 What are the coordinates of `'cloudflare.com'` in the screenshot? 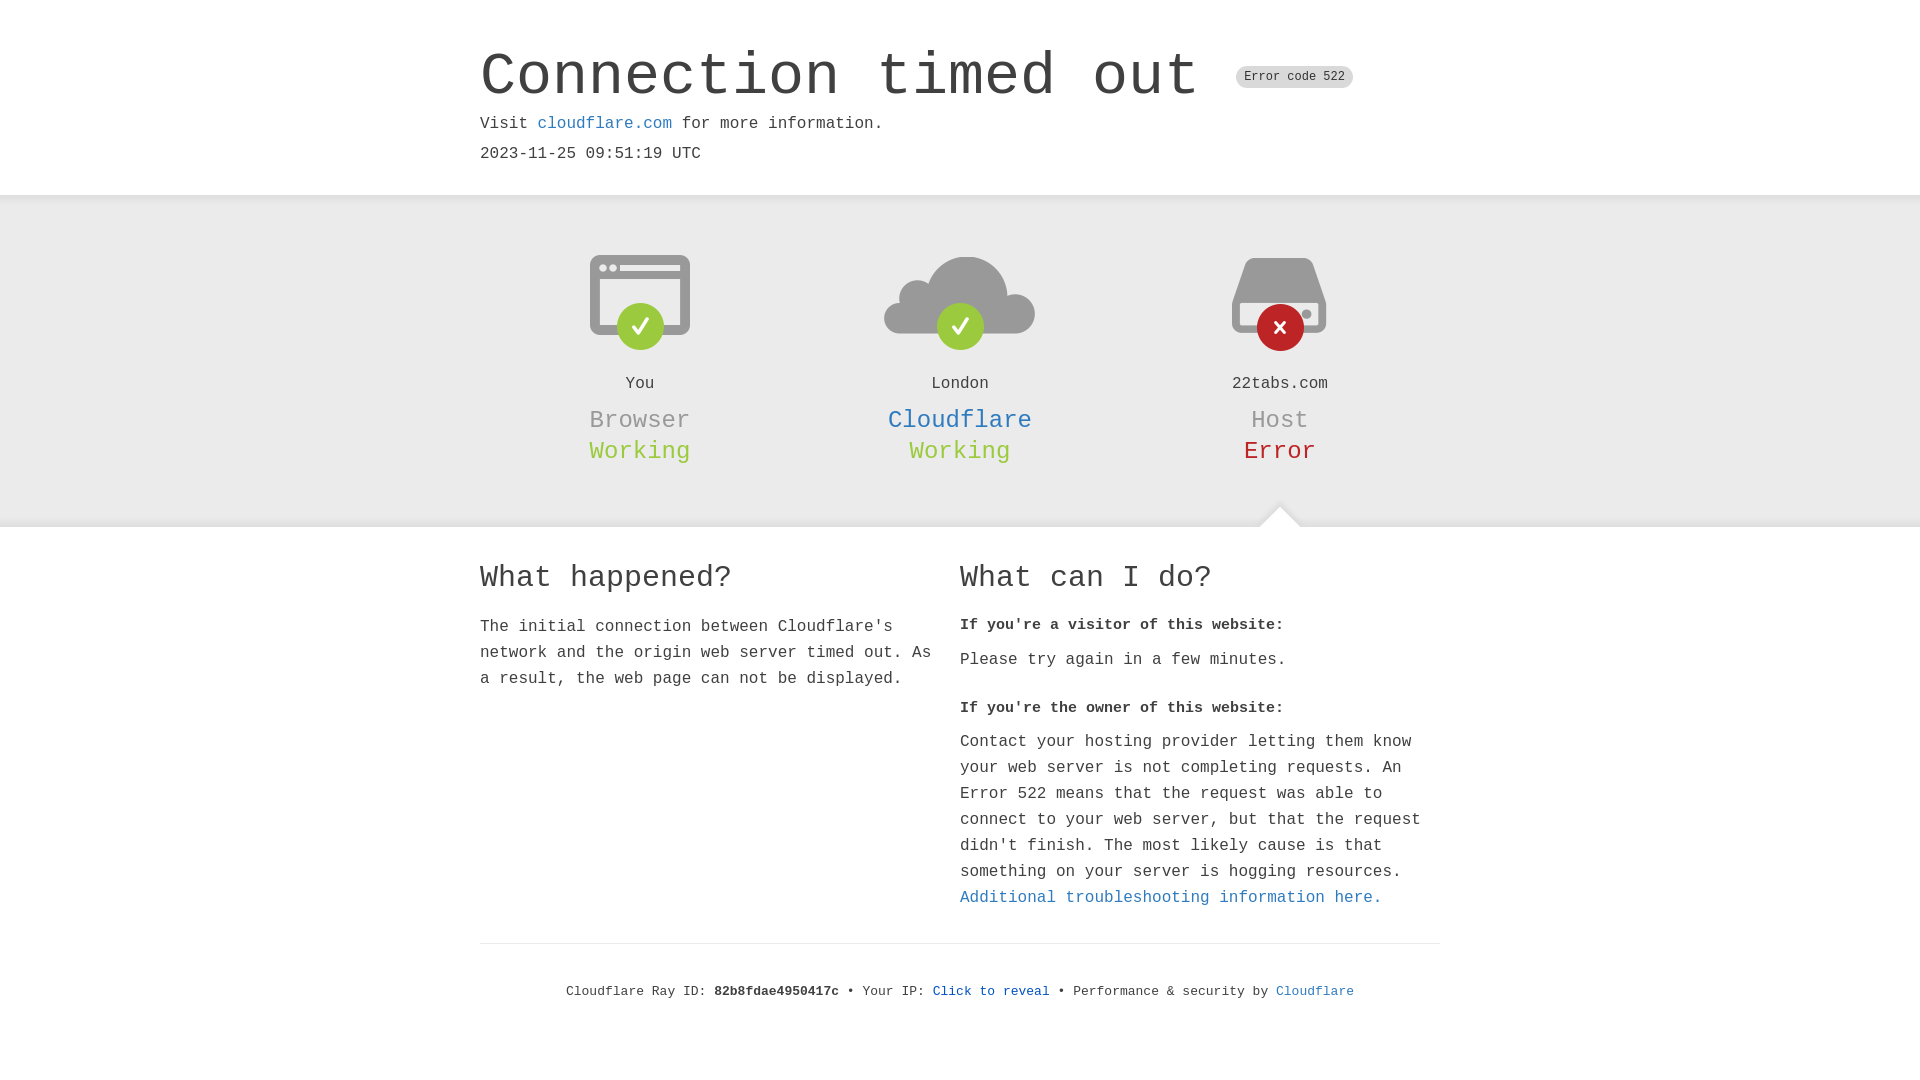 It's located at (603, 123).